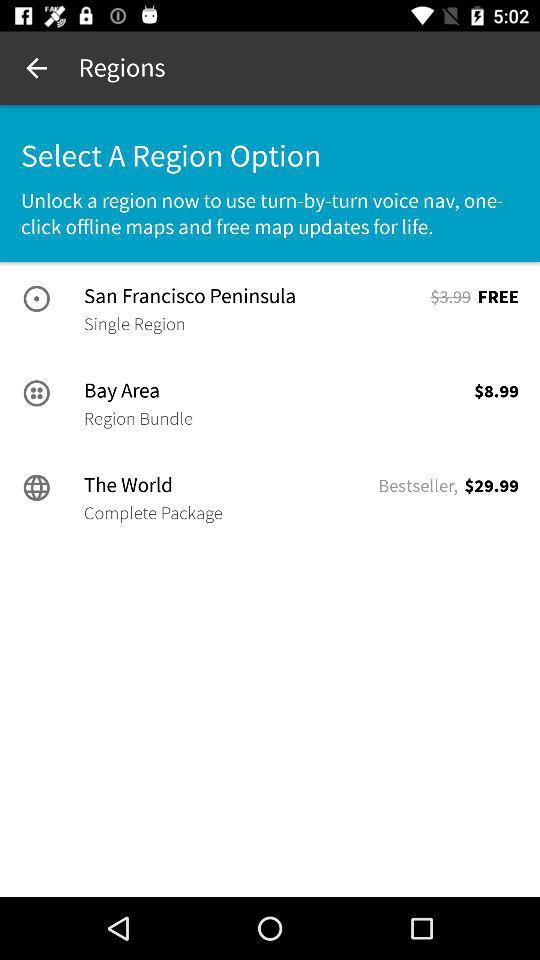 The width and height of the screenshot is (540, 960). Describe the element at coordinates (255, 295) in the screenshot. I see `item to the left of $3.99 icon` at that location.